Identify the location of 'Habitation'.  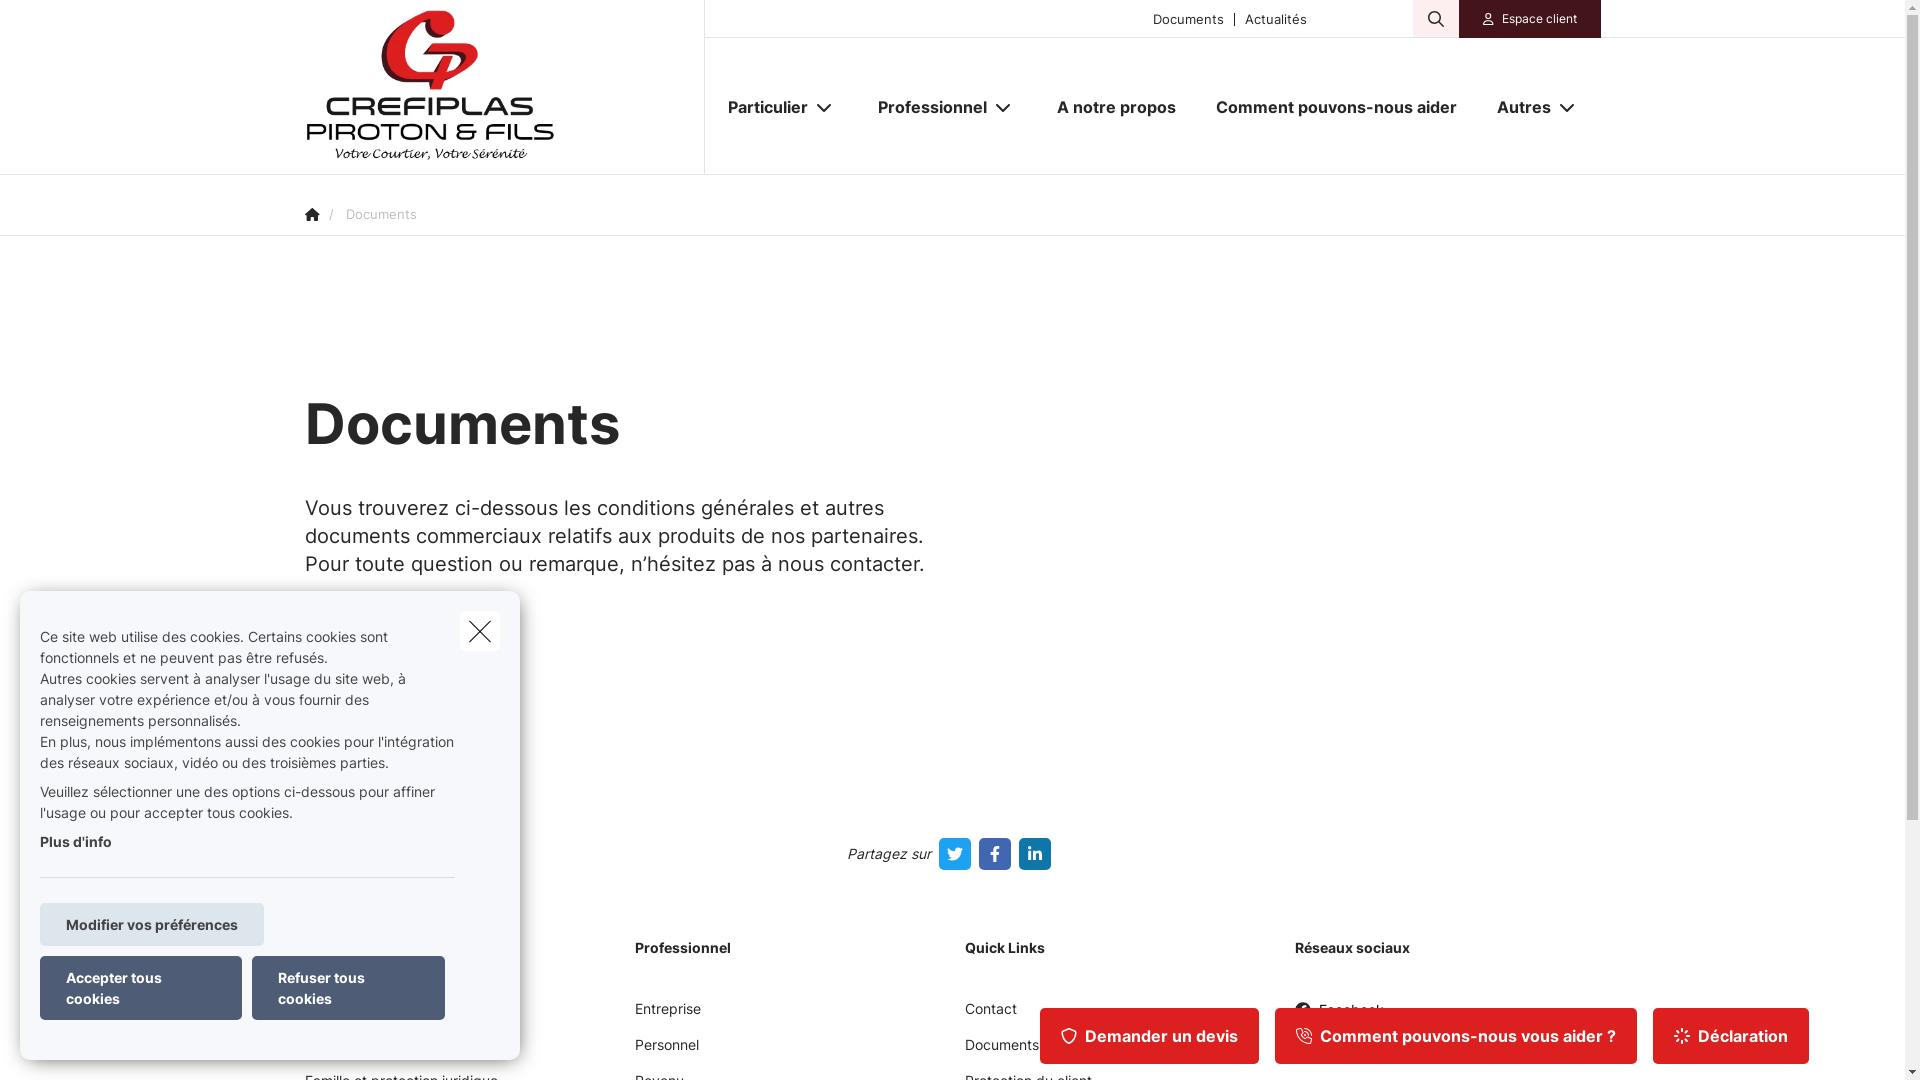
(337, 1051).